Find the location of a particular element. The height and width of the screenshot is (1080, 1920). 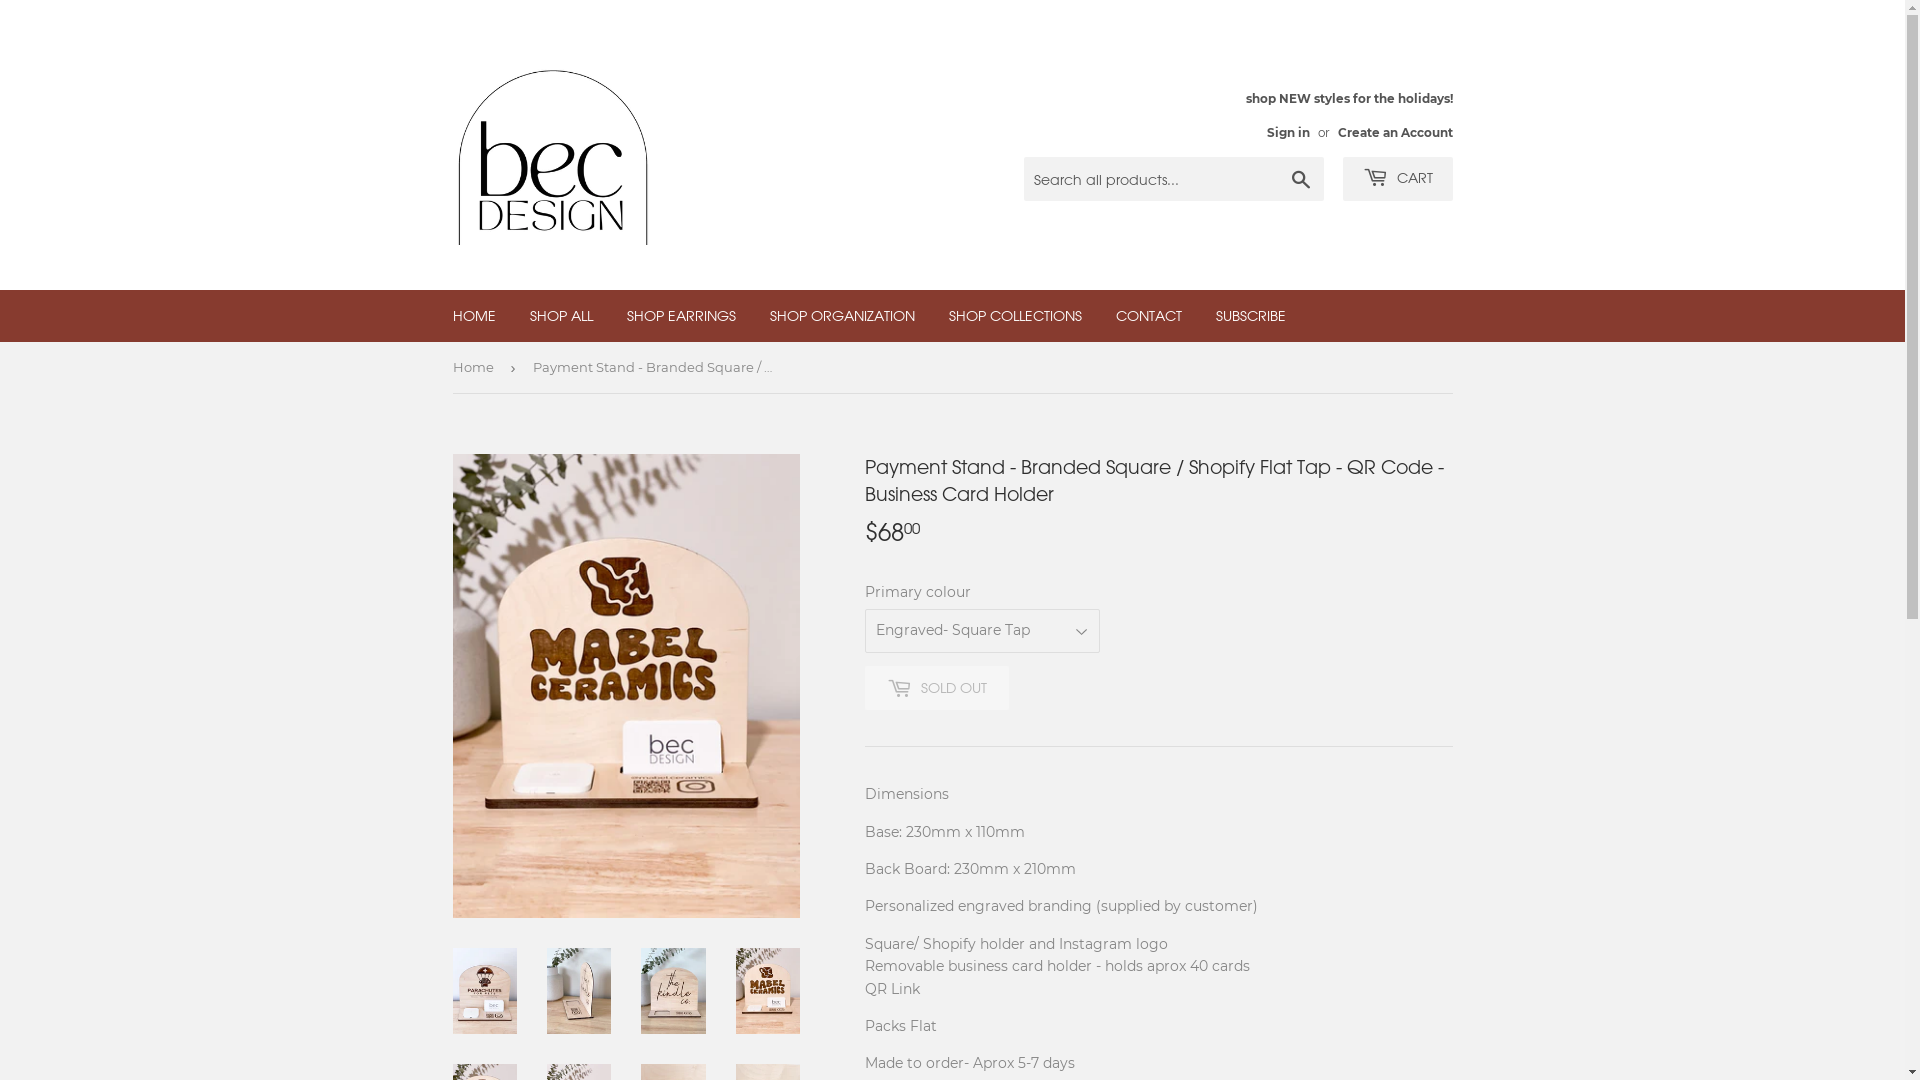

'SHOP ALL' is located at coordinates (513, 315).